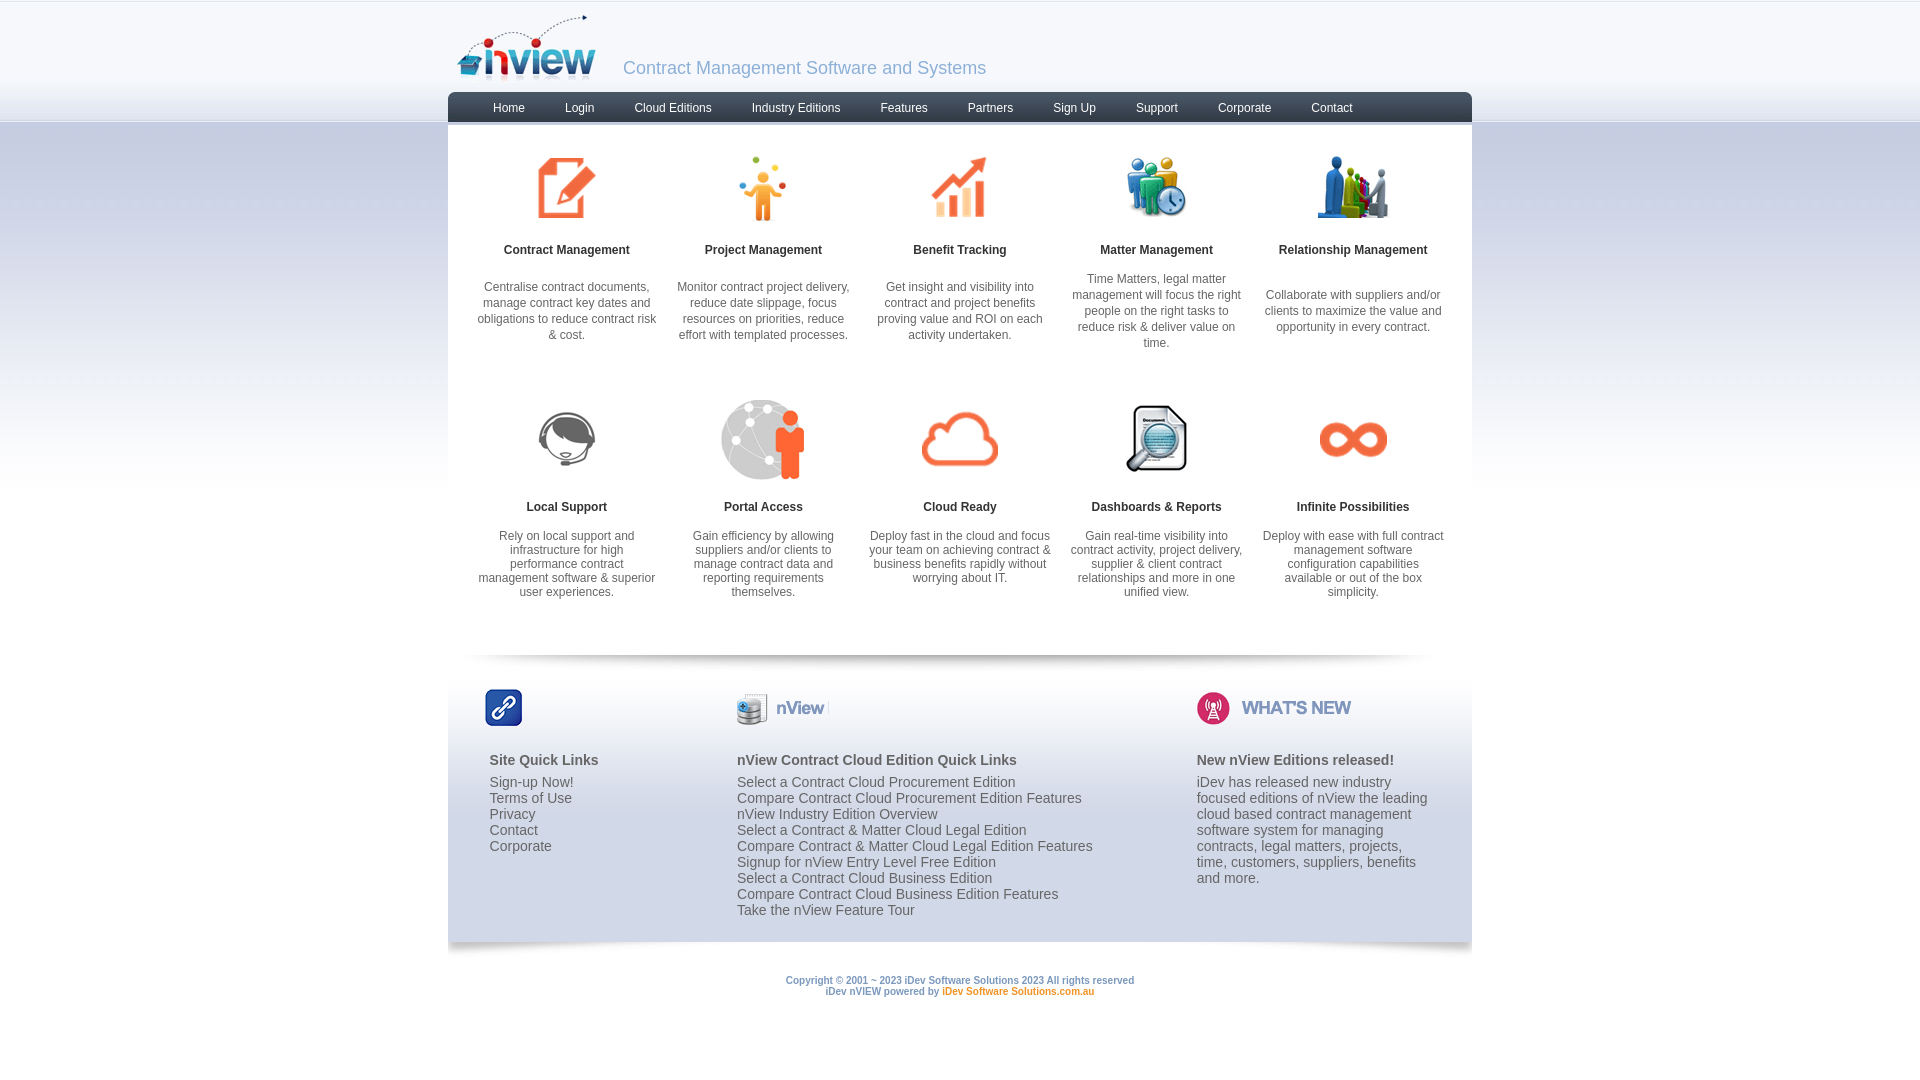  I want to click on 'Select a Contract & Matter Cloud Legal Edition', so click(881, 829).